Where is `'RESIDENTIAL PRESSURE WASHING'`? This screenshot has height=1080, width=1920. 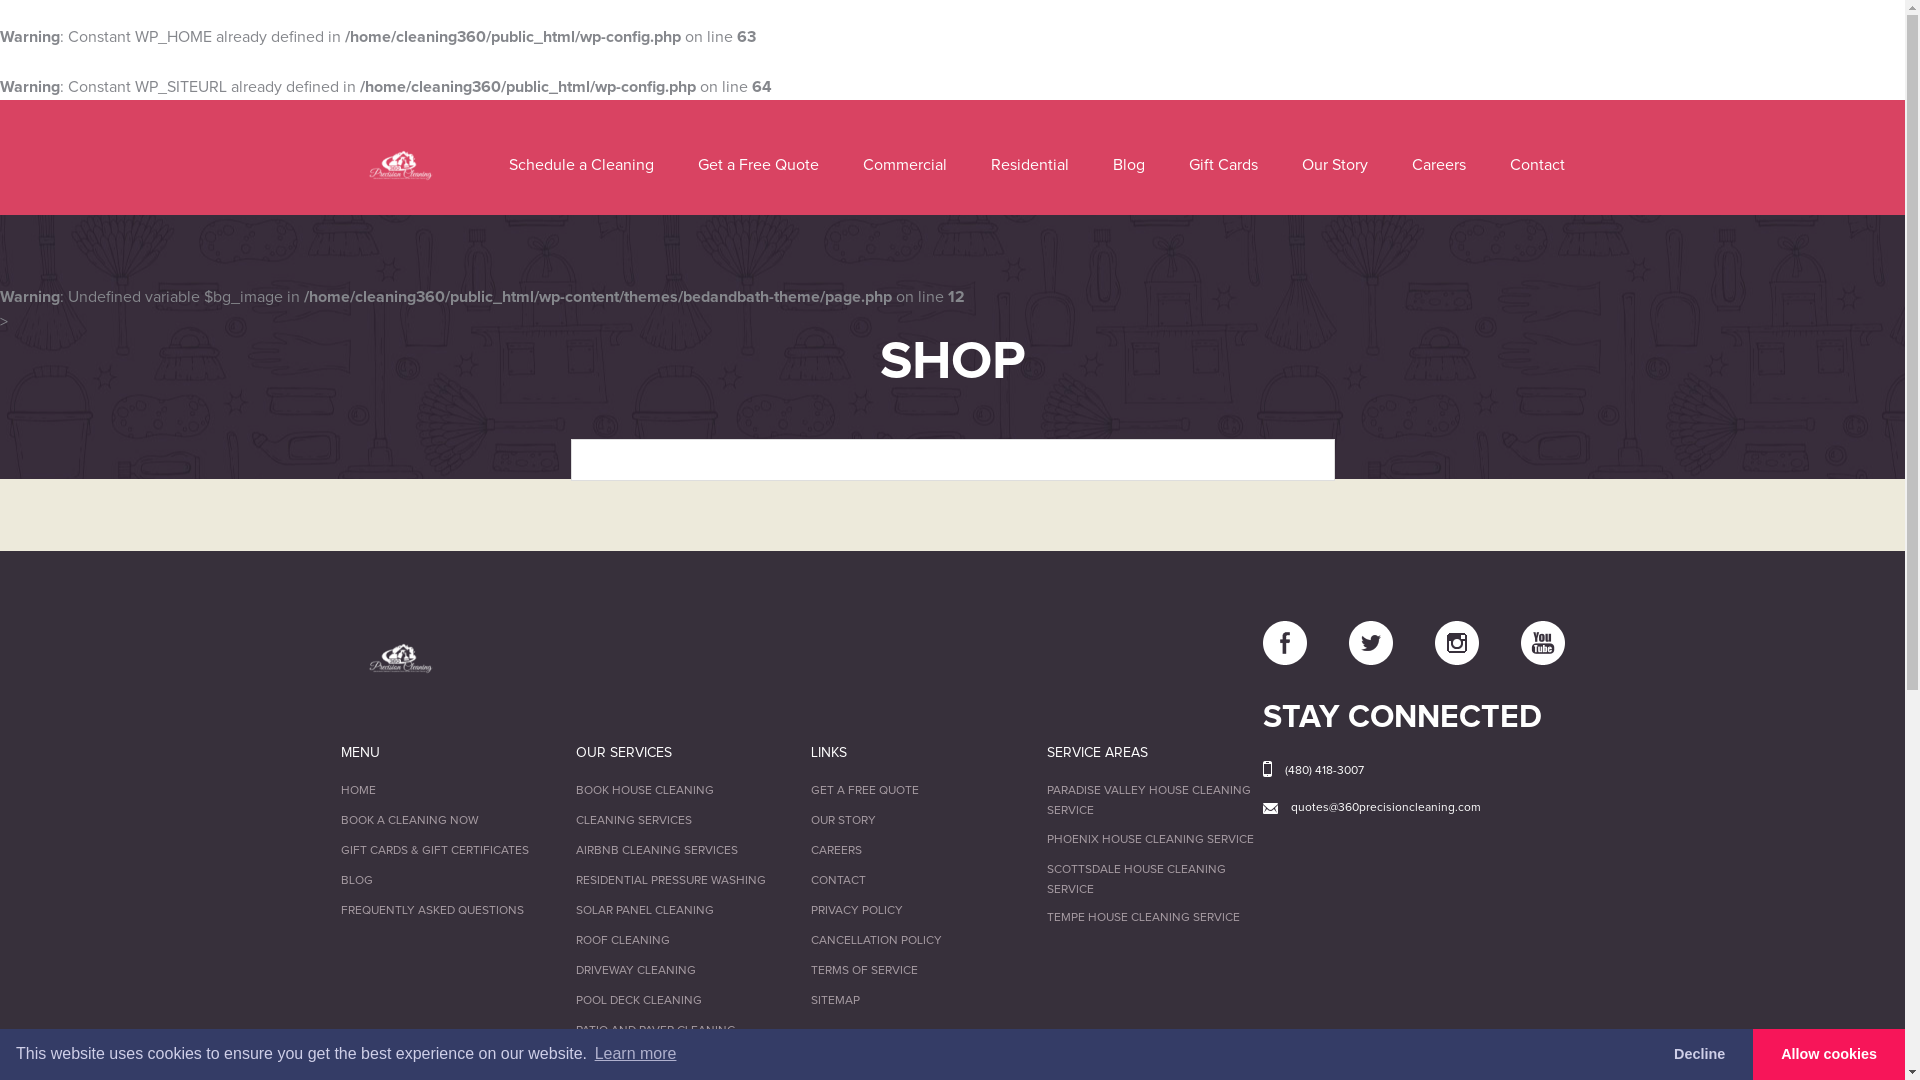 'RESIDENTIAL PRESSURE WASHING' is located at coordinates (575, 879).